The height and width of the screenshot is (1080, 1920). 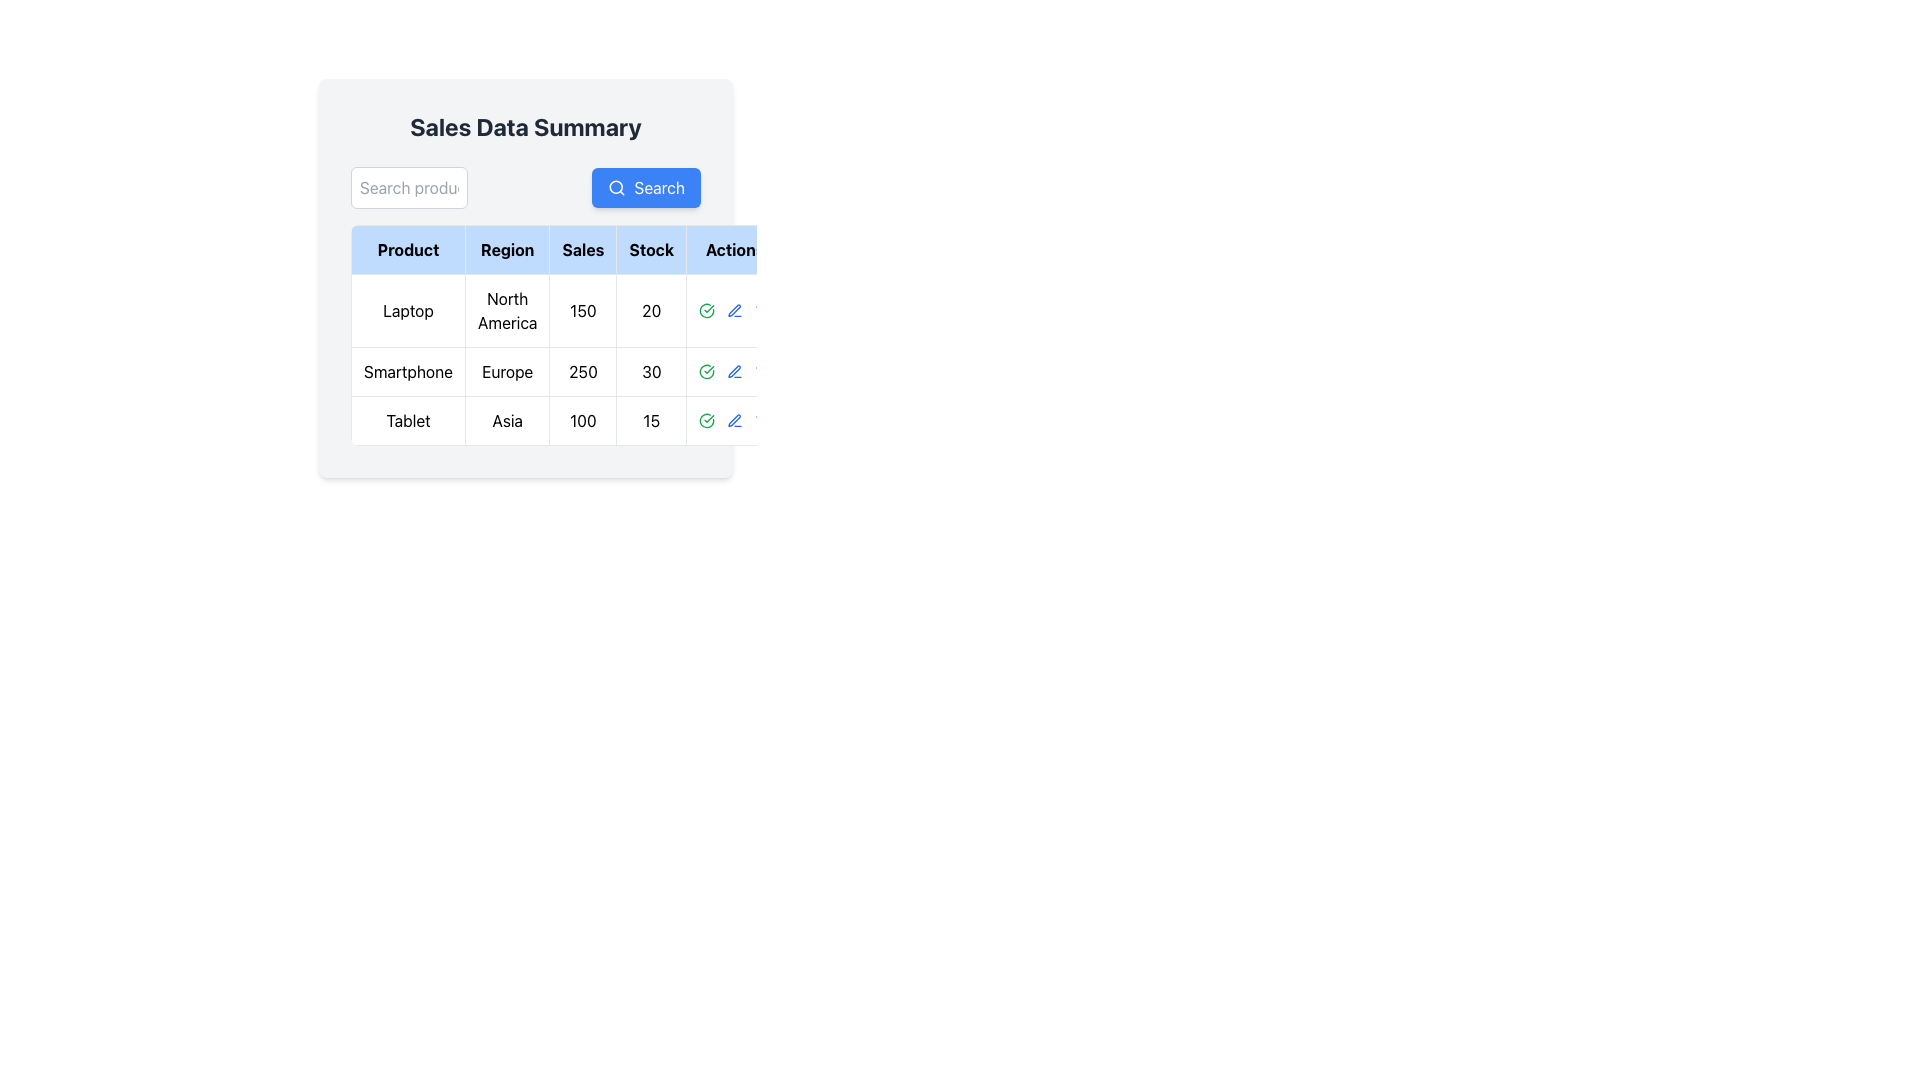 What do you see at coordinates (407, 419) in the screenshot?
I see `the table cell displaying the product name 'Tablet', which is the first cell in the third row of the table under the 'Product' column` at bounding box center [407, 419].